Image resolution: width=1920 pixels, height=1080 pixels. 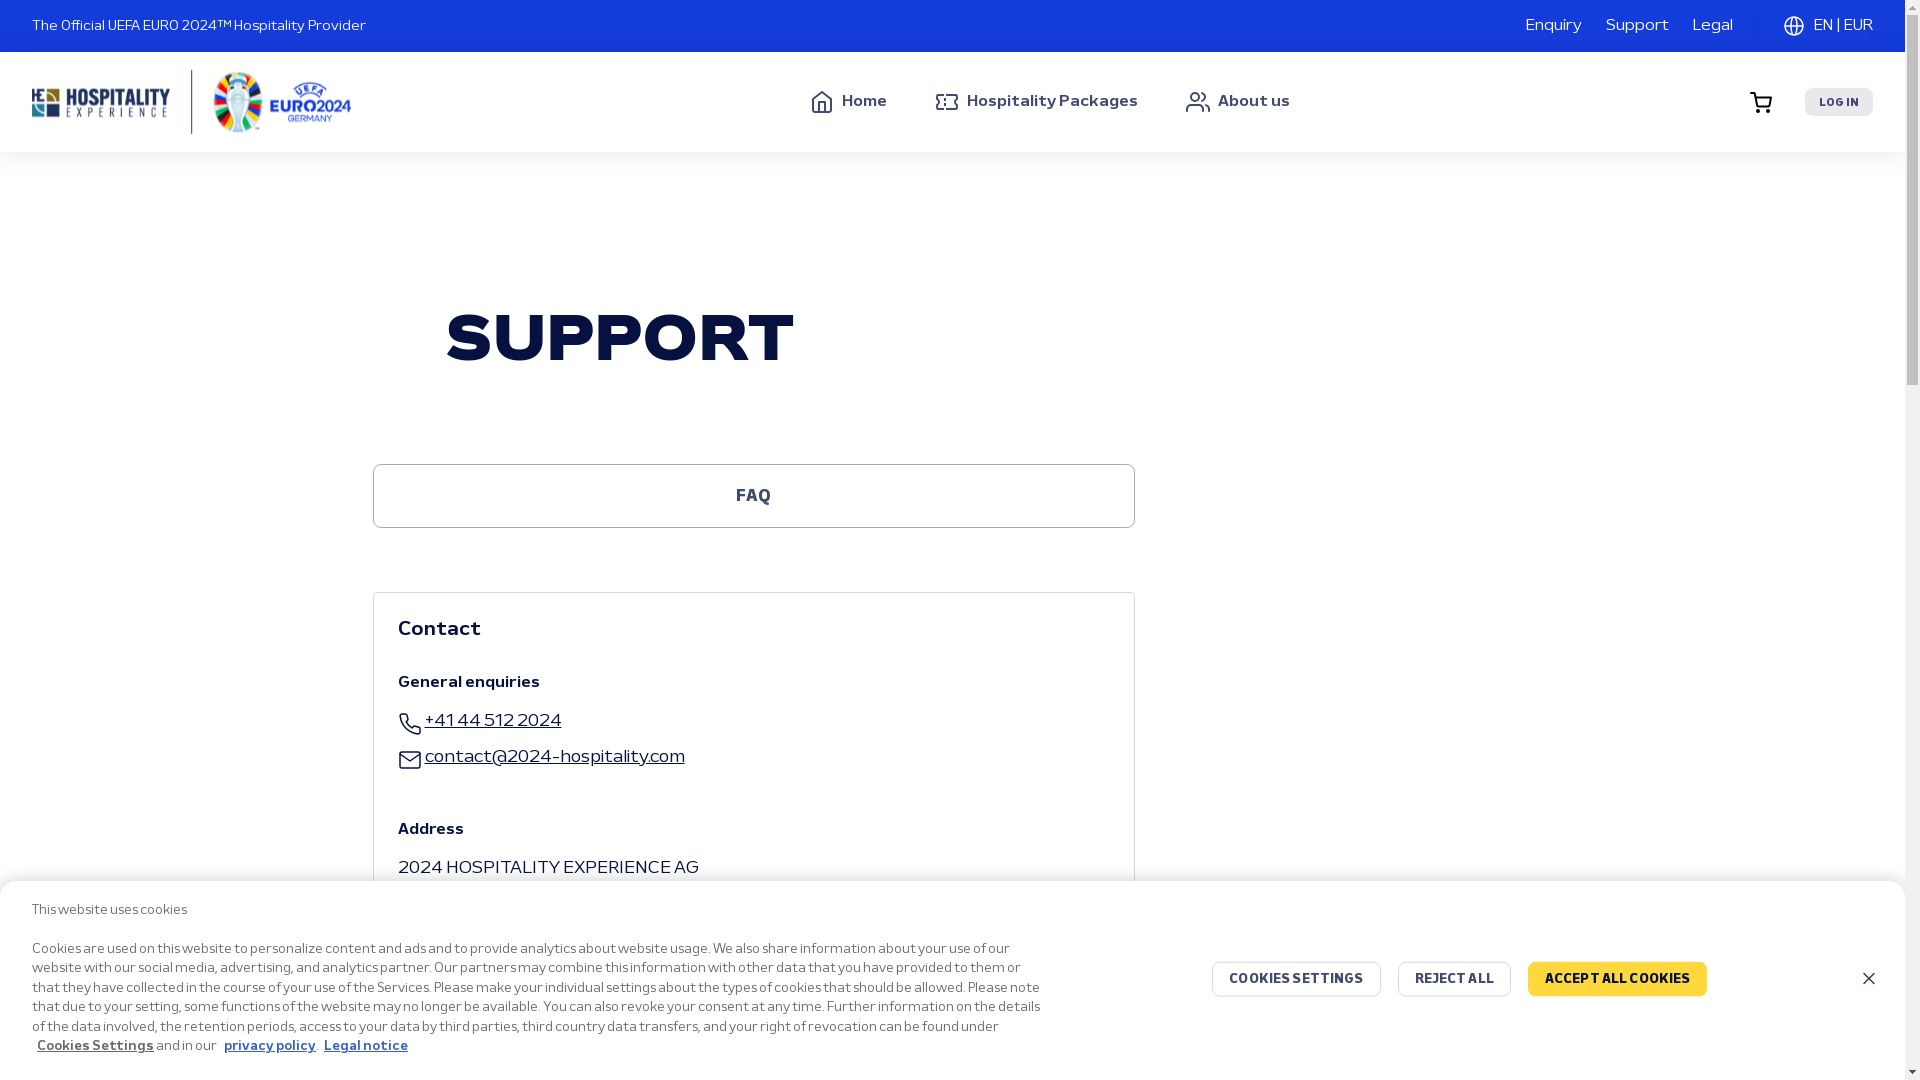 What do you see at coordinates (1606, 25) in the screenshot?
I see `'Support'` at bounding box center [1606, 25].